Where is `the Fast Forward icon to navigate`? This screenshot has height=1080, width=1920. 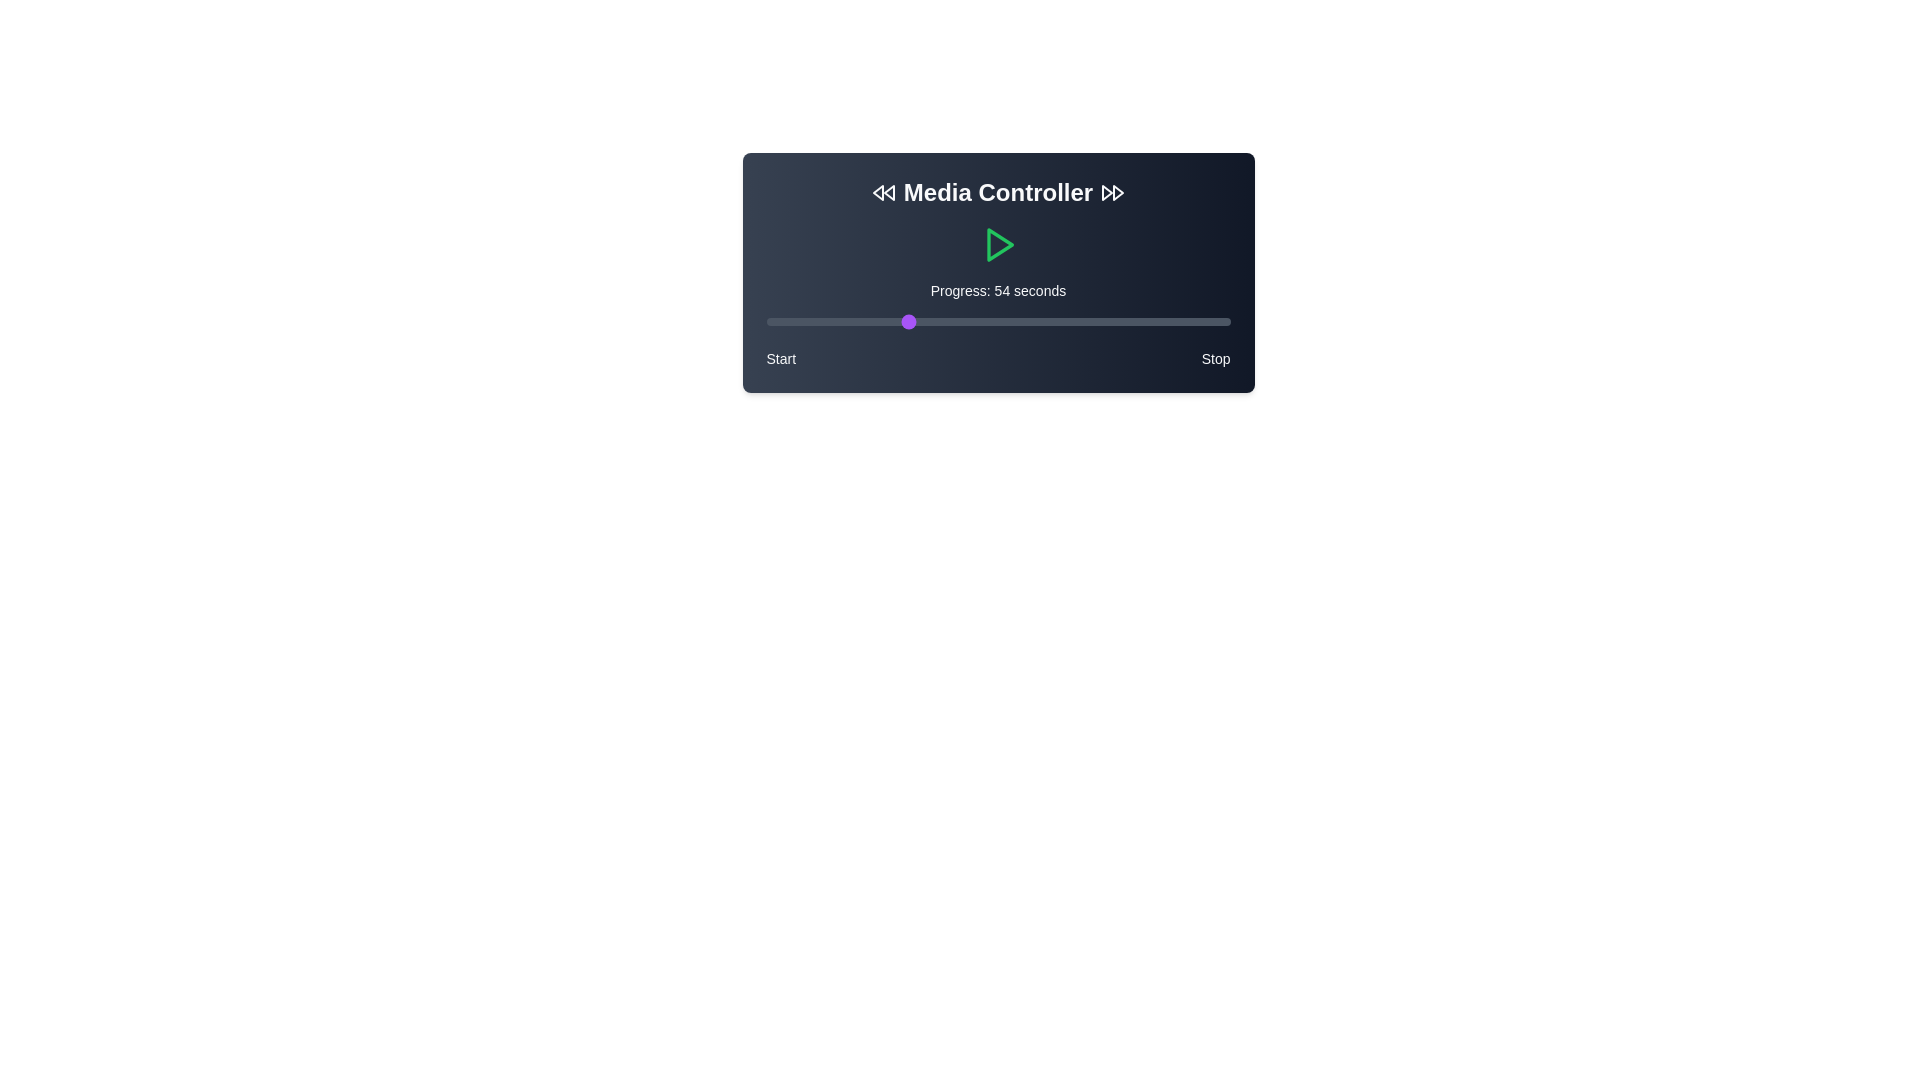
the Fast Forward icon to navigate is located at coordinates (1112, 192).